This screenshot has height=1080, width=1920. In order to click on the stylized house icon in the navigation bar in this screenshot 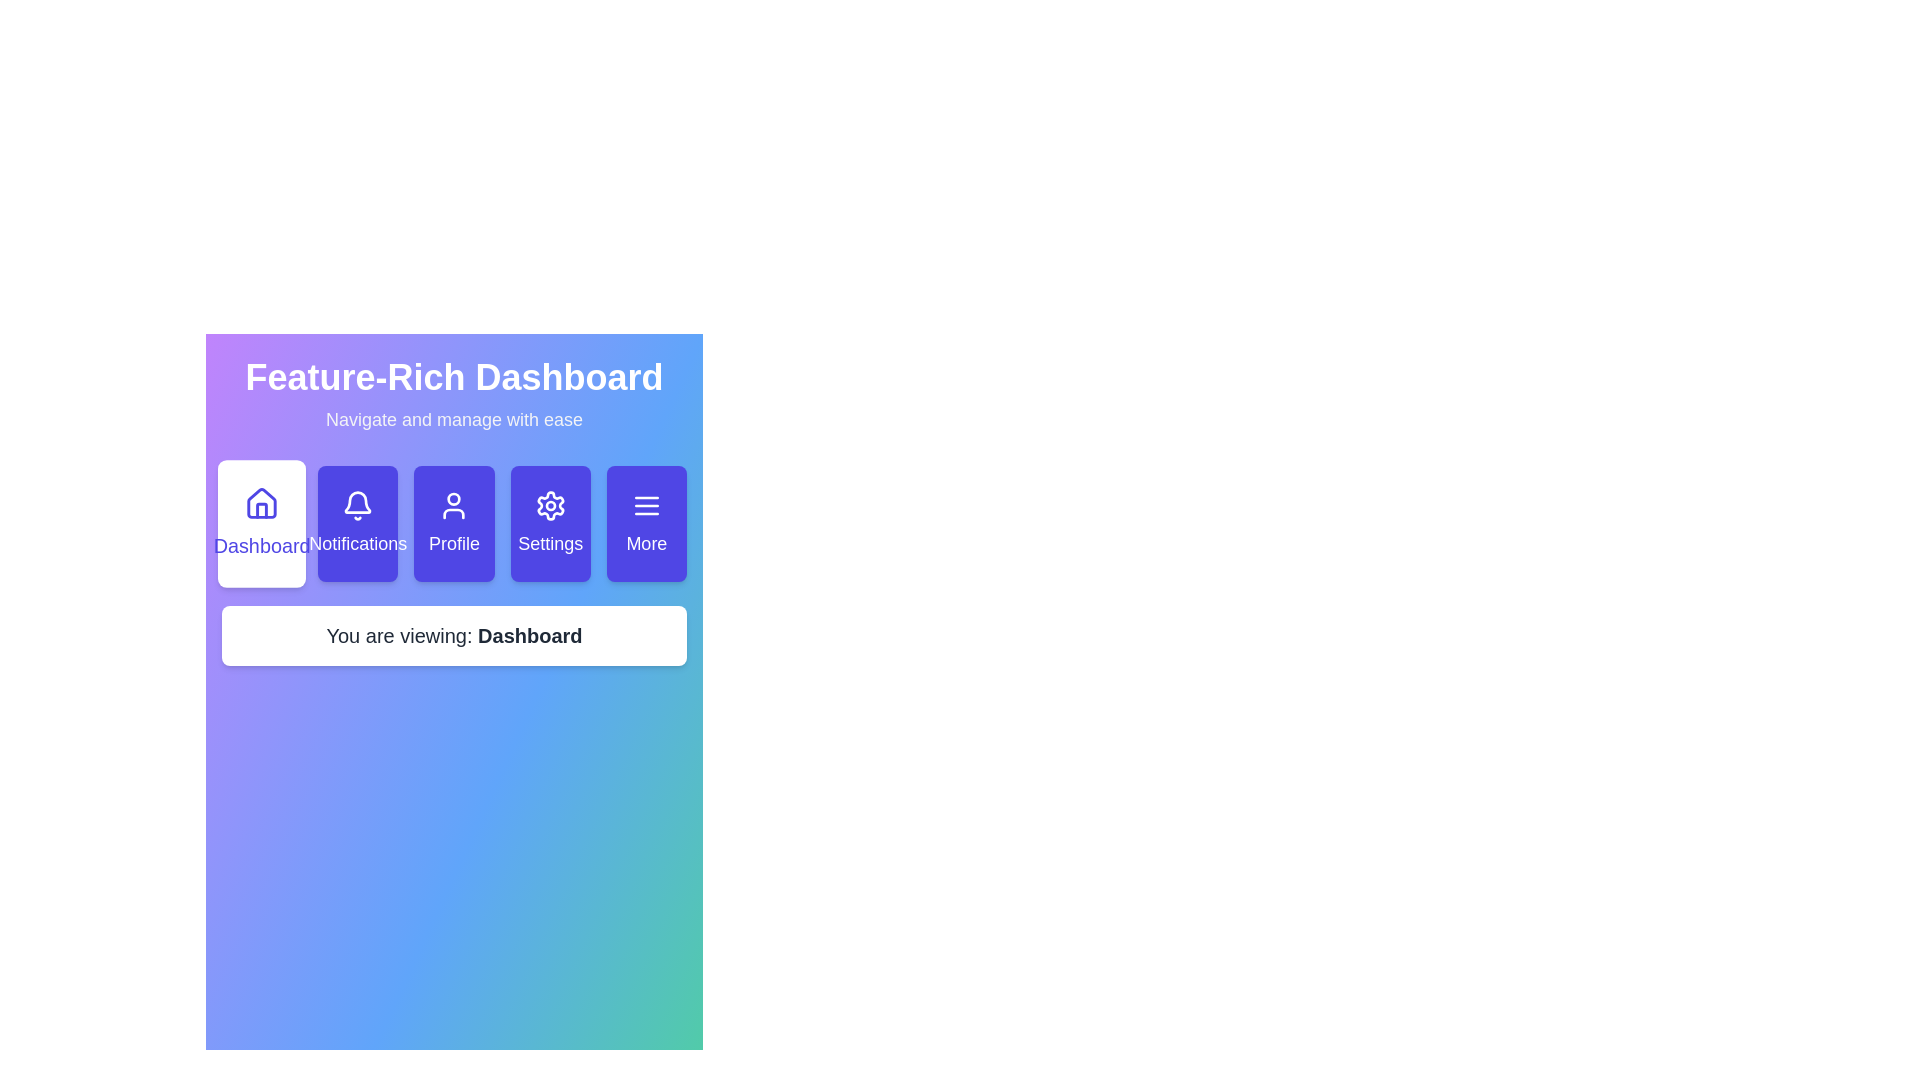, I will do `click(261, 502)`.